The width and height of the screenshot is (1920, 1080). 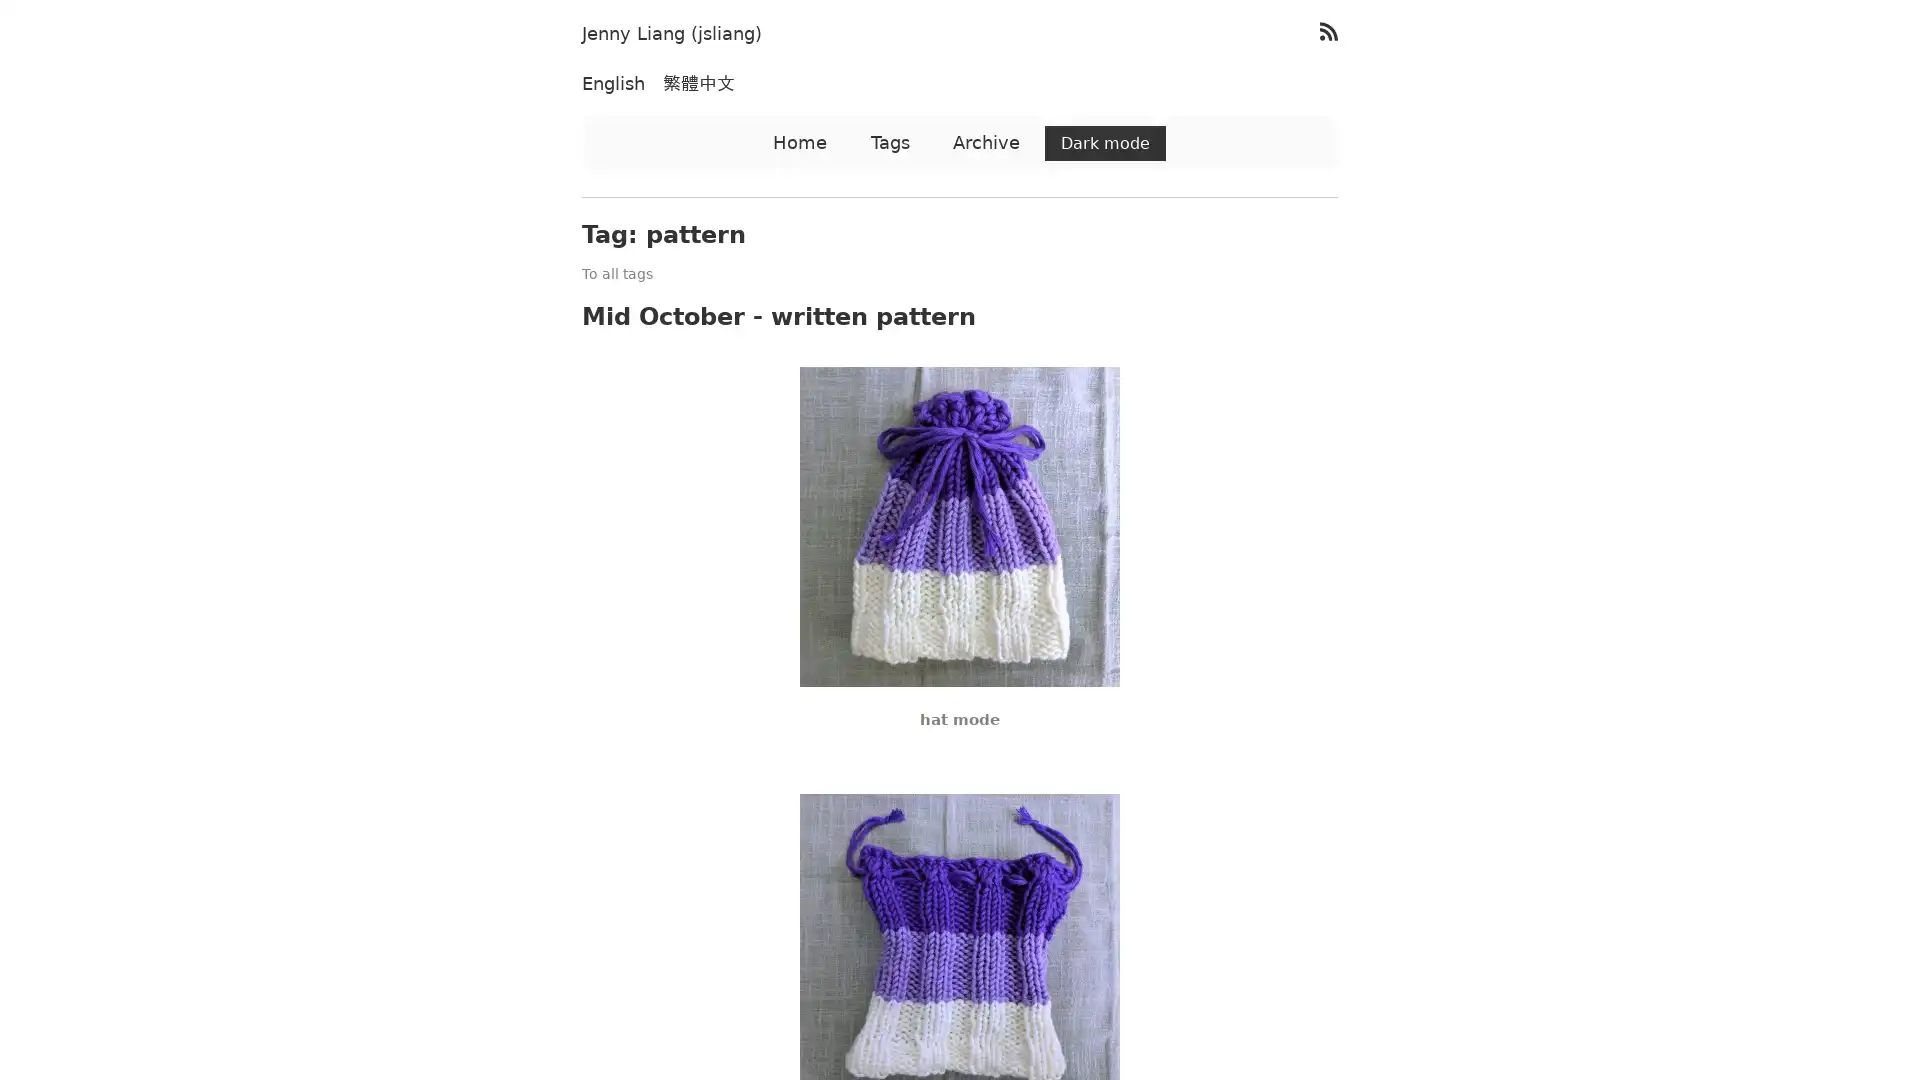 I want to click on Dark mode, so click(x=1104, y=142).